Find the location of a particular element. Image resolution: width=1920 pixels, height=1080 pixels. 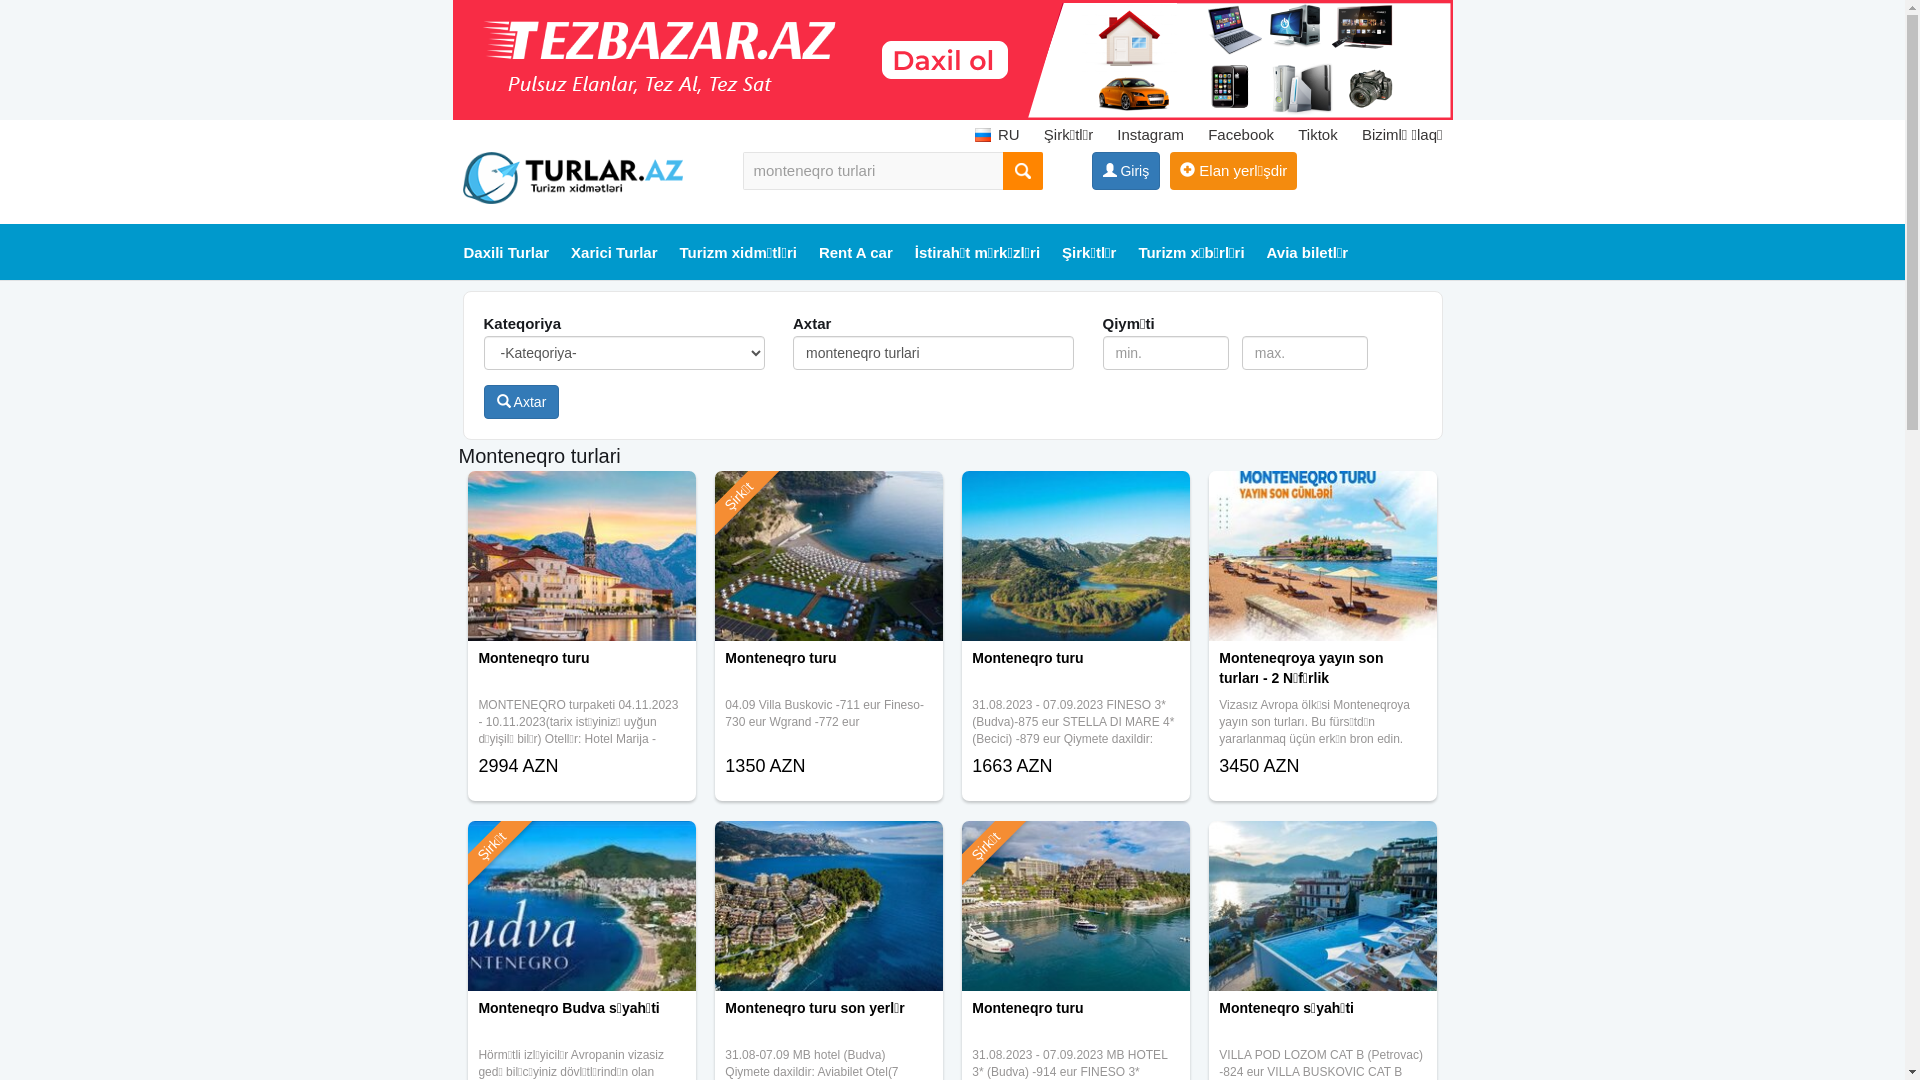

'max.' is located at coordinates (1305, 352).